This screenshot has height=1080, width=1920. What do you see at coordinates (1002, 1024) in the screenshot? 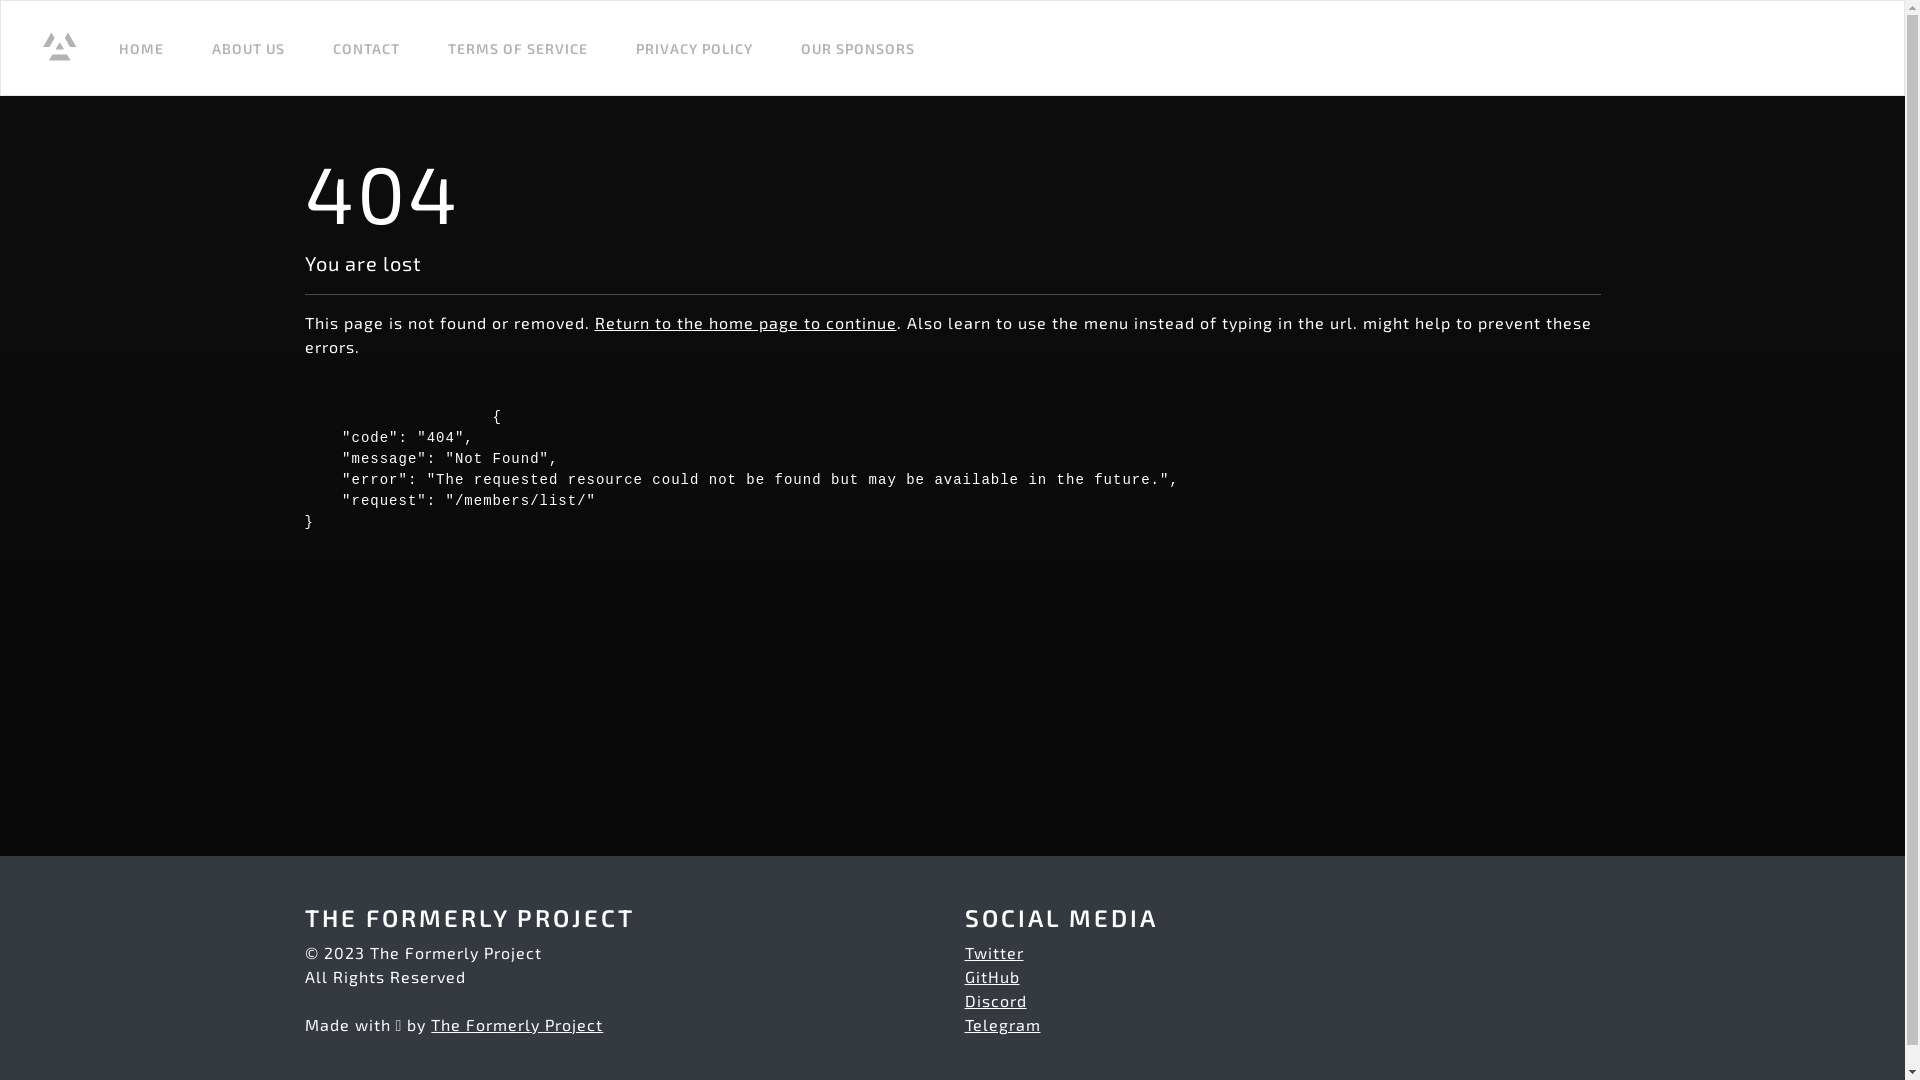
I see `'Telegram'` at bounding box center [1002, 1024].